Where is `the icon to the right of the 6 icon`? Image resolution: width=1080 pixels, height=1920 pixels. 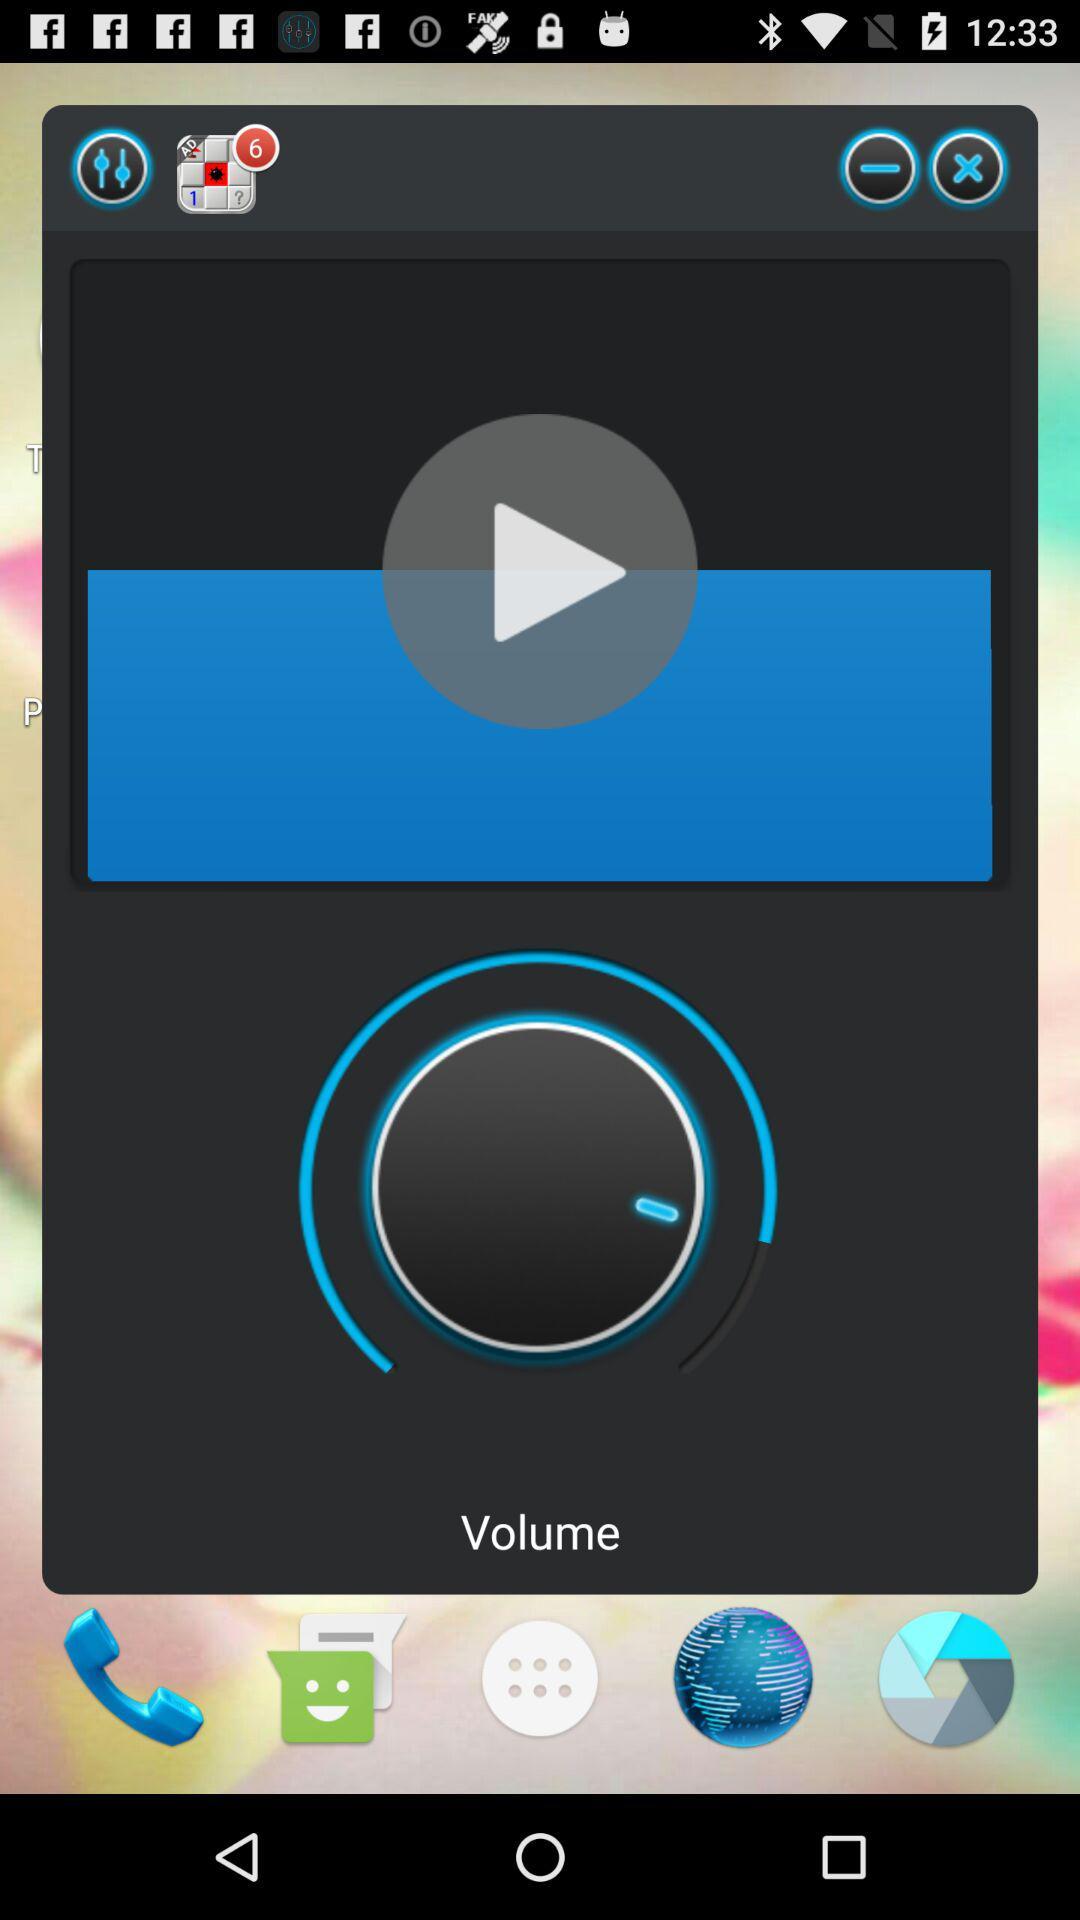
the icon to the right of the 6 icon is located at coordinates (879, 168).